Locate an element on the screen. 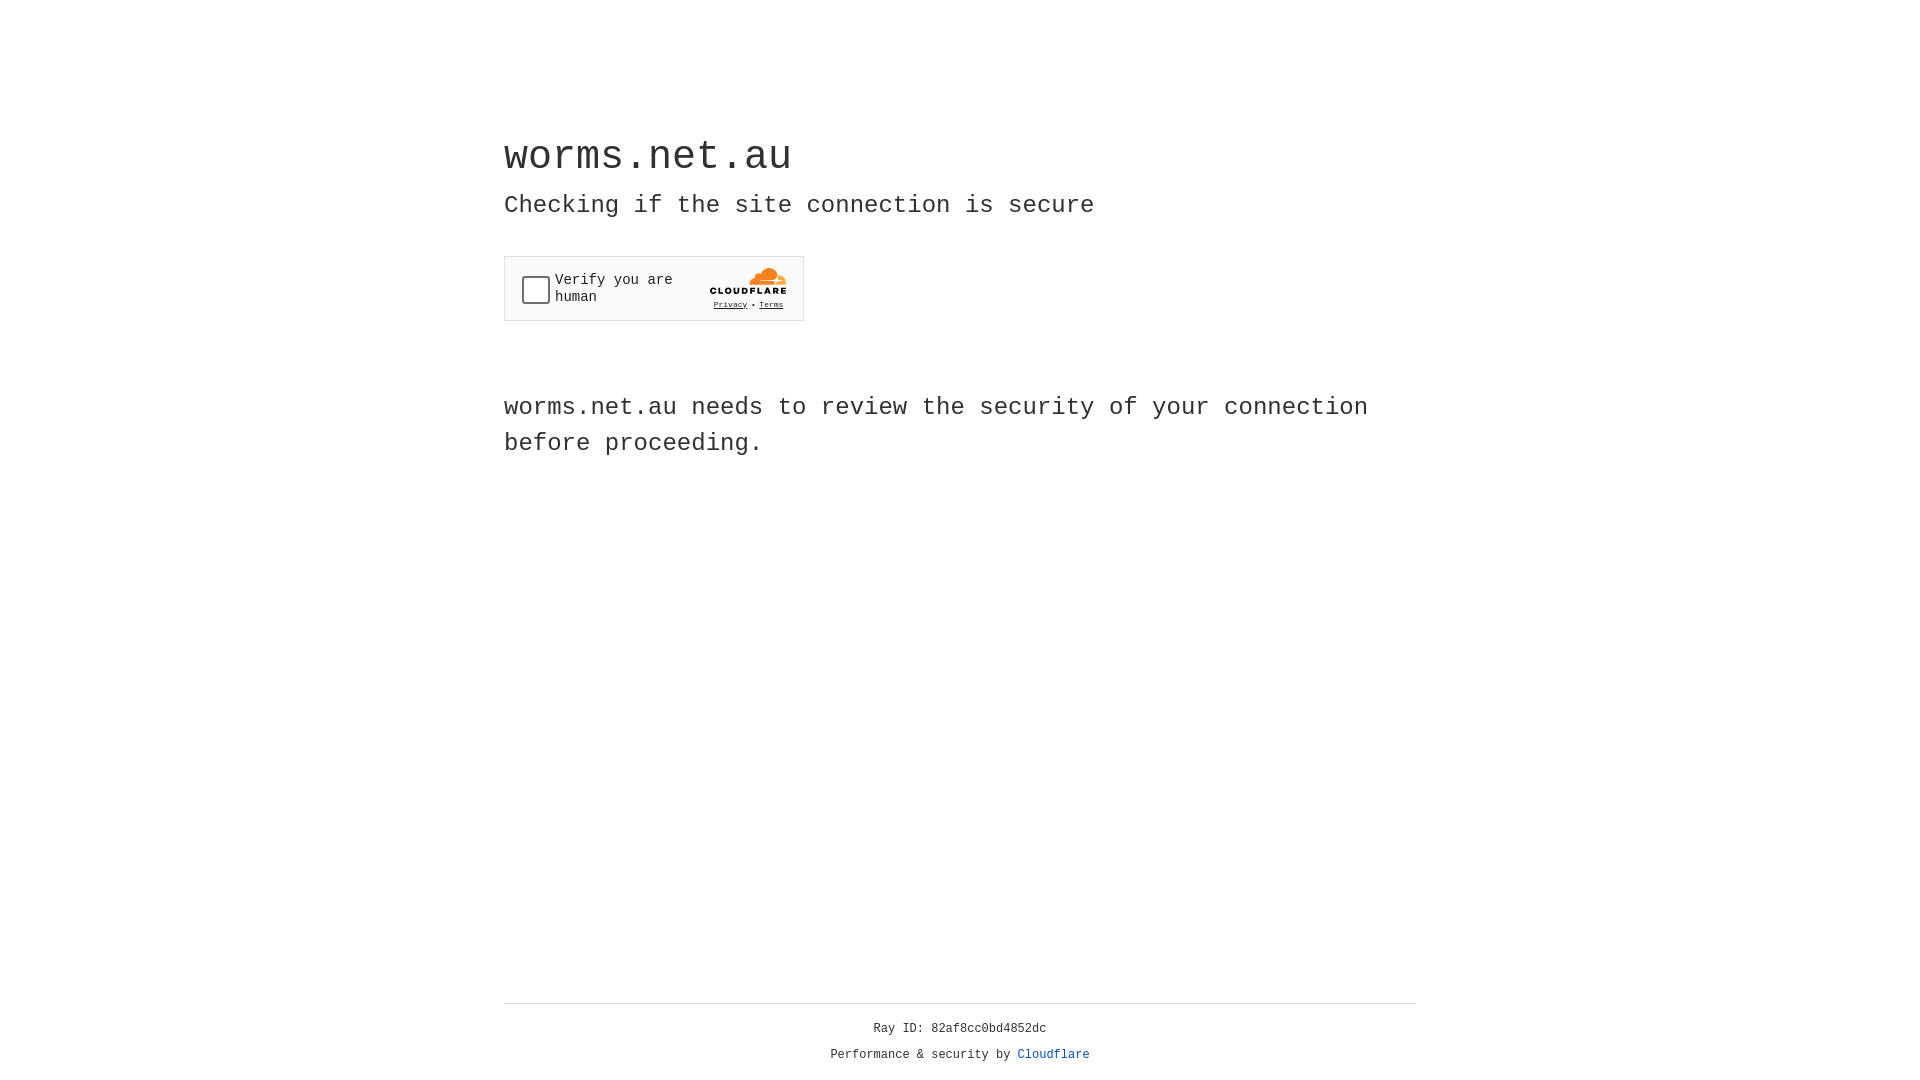 The image size is (1920, 1080). 'Widget containing a Cloudflare security challenge' is located at coordinates (653, 288).